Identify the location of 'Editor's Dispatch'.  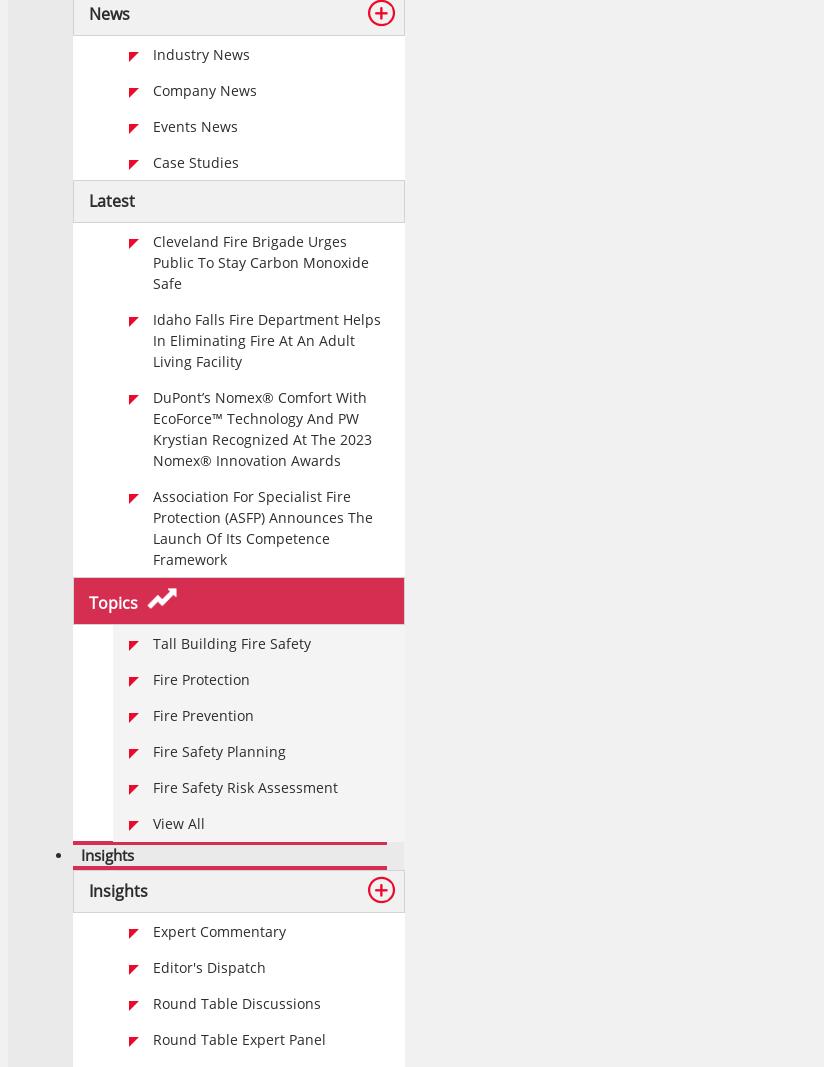
(208, 967).